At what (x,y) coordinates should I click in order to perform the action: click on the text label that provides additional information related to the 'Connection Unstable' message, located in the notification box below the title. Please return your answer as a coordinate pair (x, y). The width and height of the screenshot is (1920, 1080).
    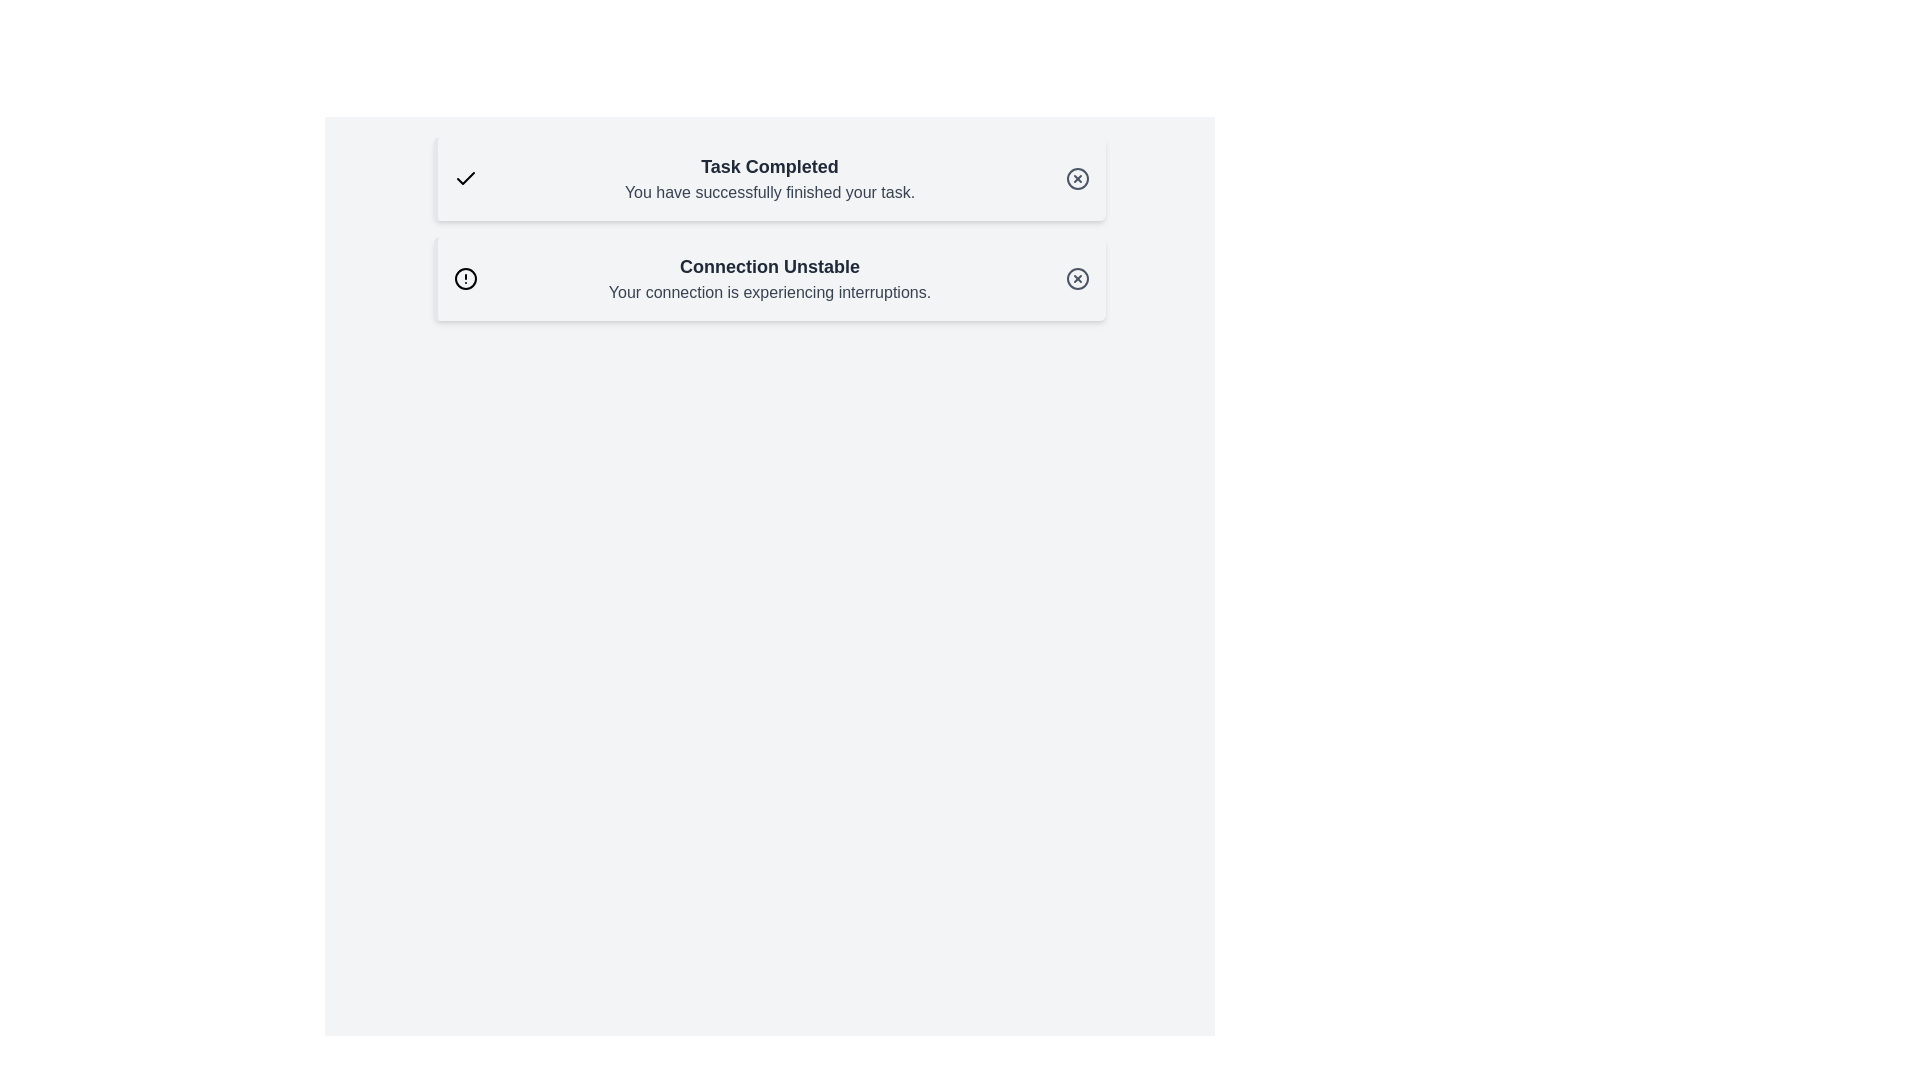
    Looking at the image, I should click on (768, 293).